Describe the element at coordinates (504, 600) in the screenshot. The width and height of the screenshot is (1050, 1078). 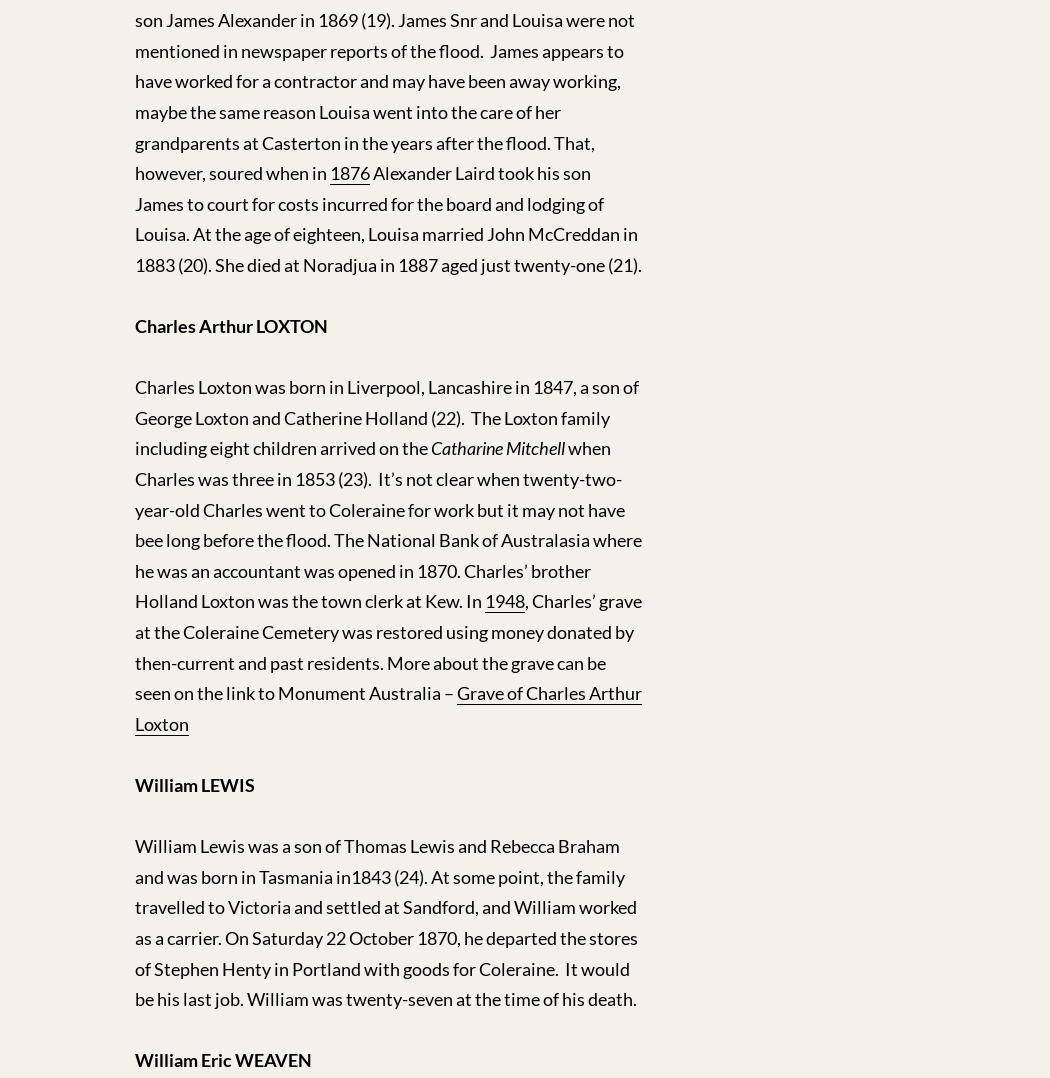
I see `'1948'` at that location.